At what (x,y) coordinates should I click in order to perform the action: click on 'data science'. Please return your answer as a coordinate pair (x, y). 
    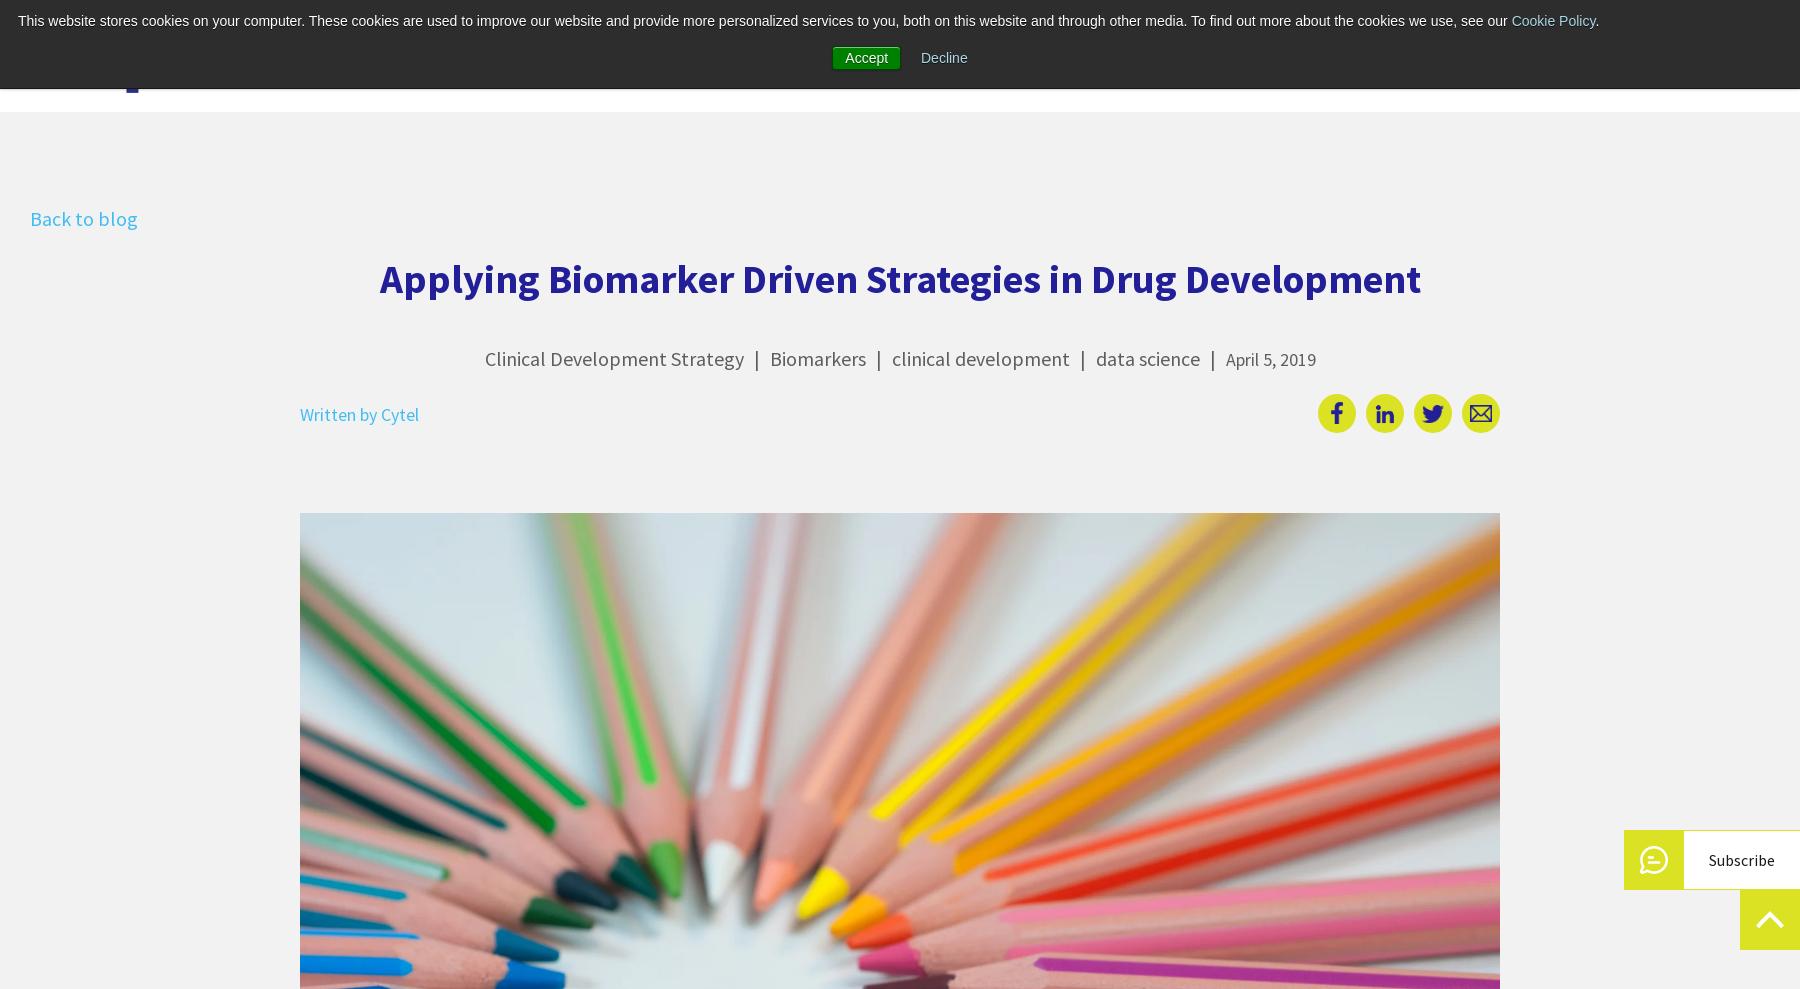
    Looking at the image, I should click on (1145, 357).